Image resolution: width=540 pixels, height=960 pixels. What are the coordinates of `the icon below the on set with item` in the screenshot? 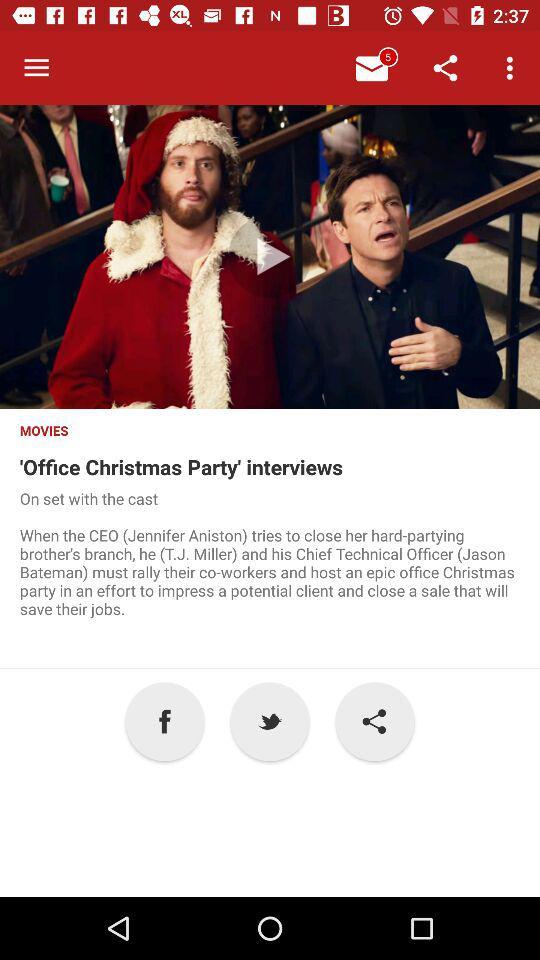 It's located at (270, 720).